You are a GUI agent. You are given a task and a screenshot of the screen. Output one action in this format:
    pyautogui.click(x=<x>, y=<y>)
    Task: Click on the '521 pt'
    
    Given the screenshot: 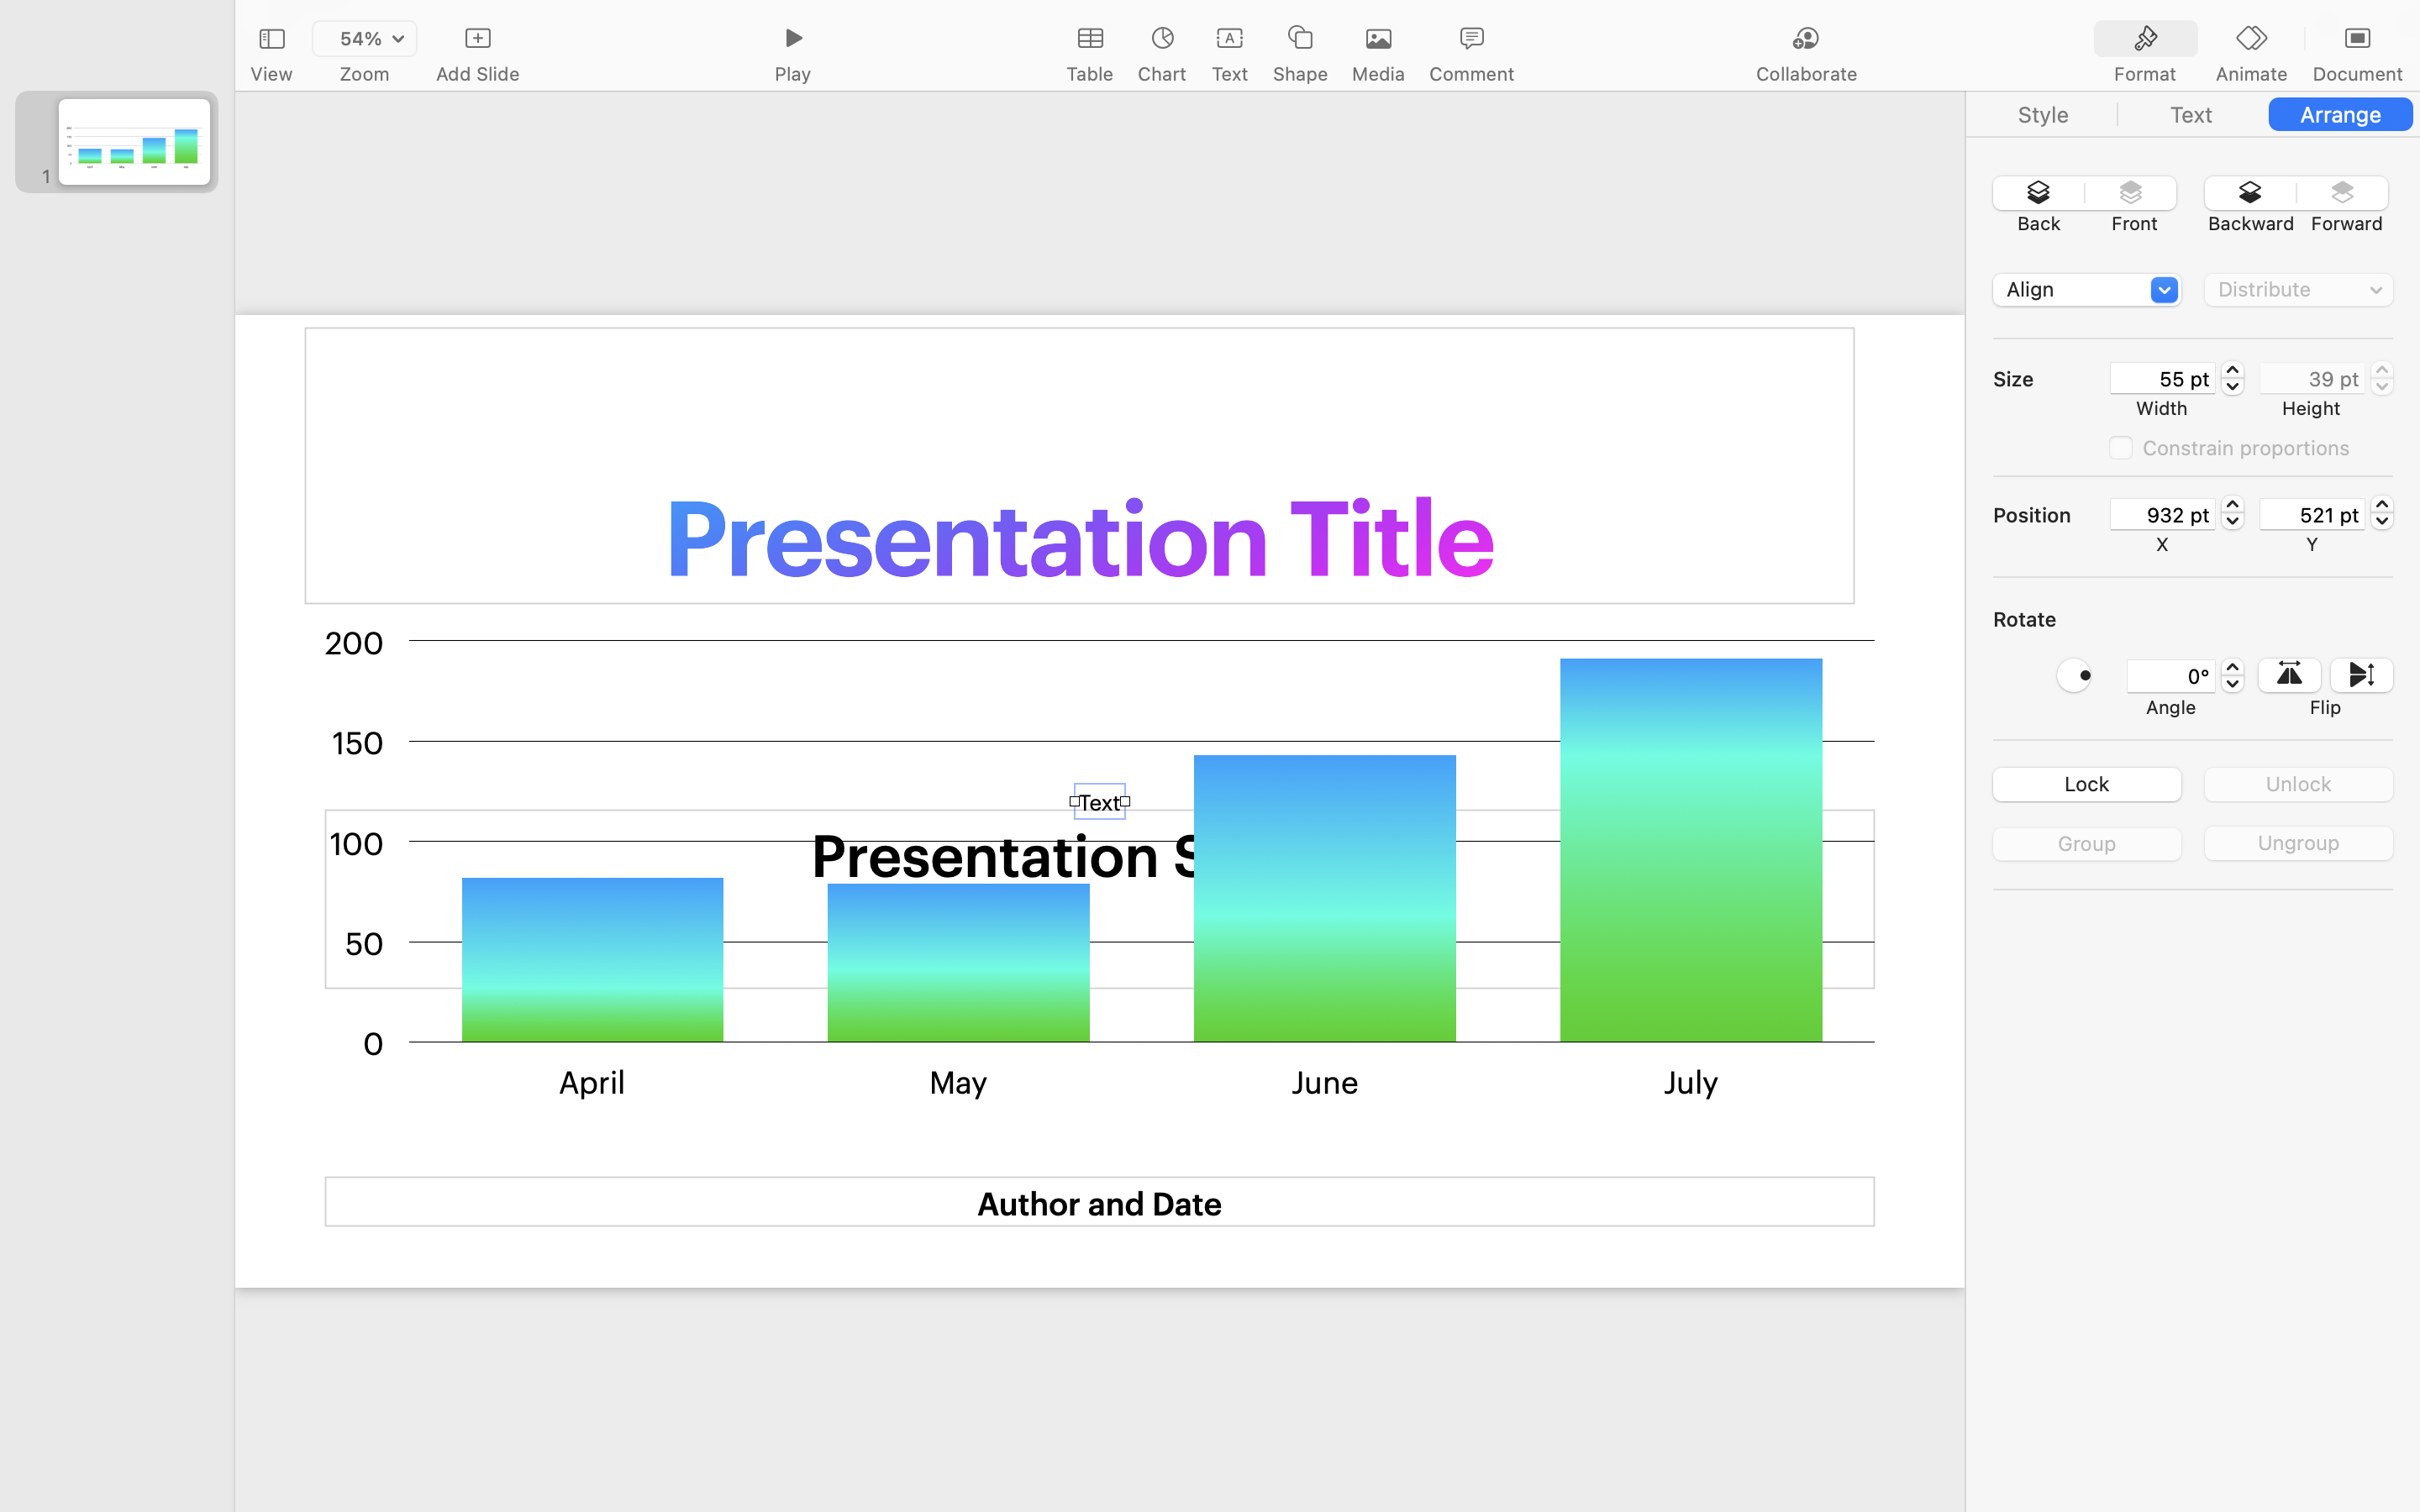 What is the action you would take?
    pyautogui.click(x=2312, y=513)
    